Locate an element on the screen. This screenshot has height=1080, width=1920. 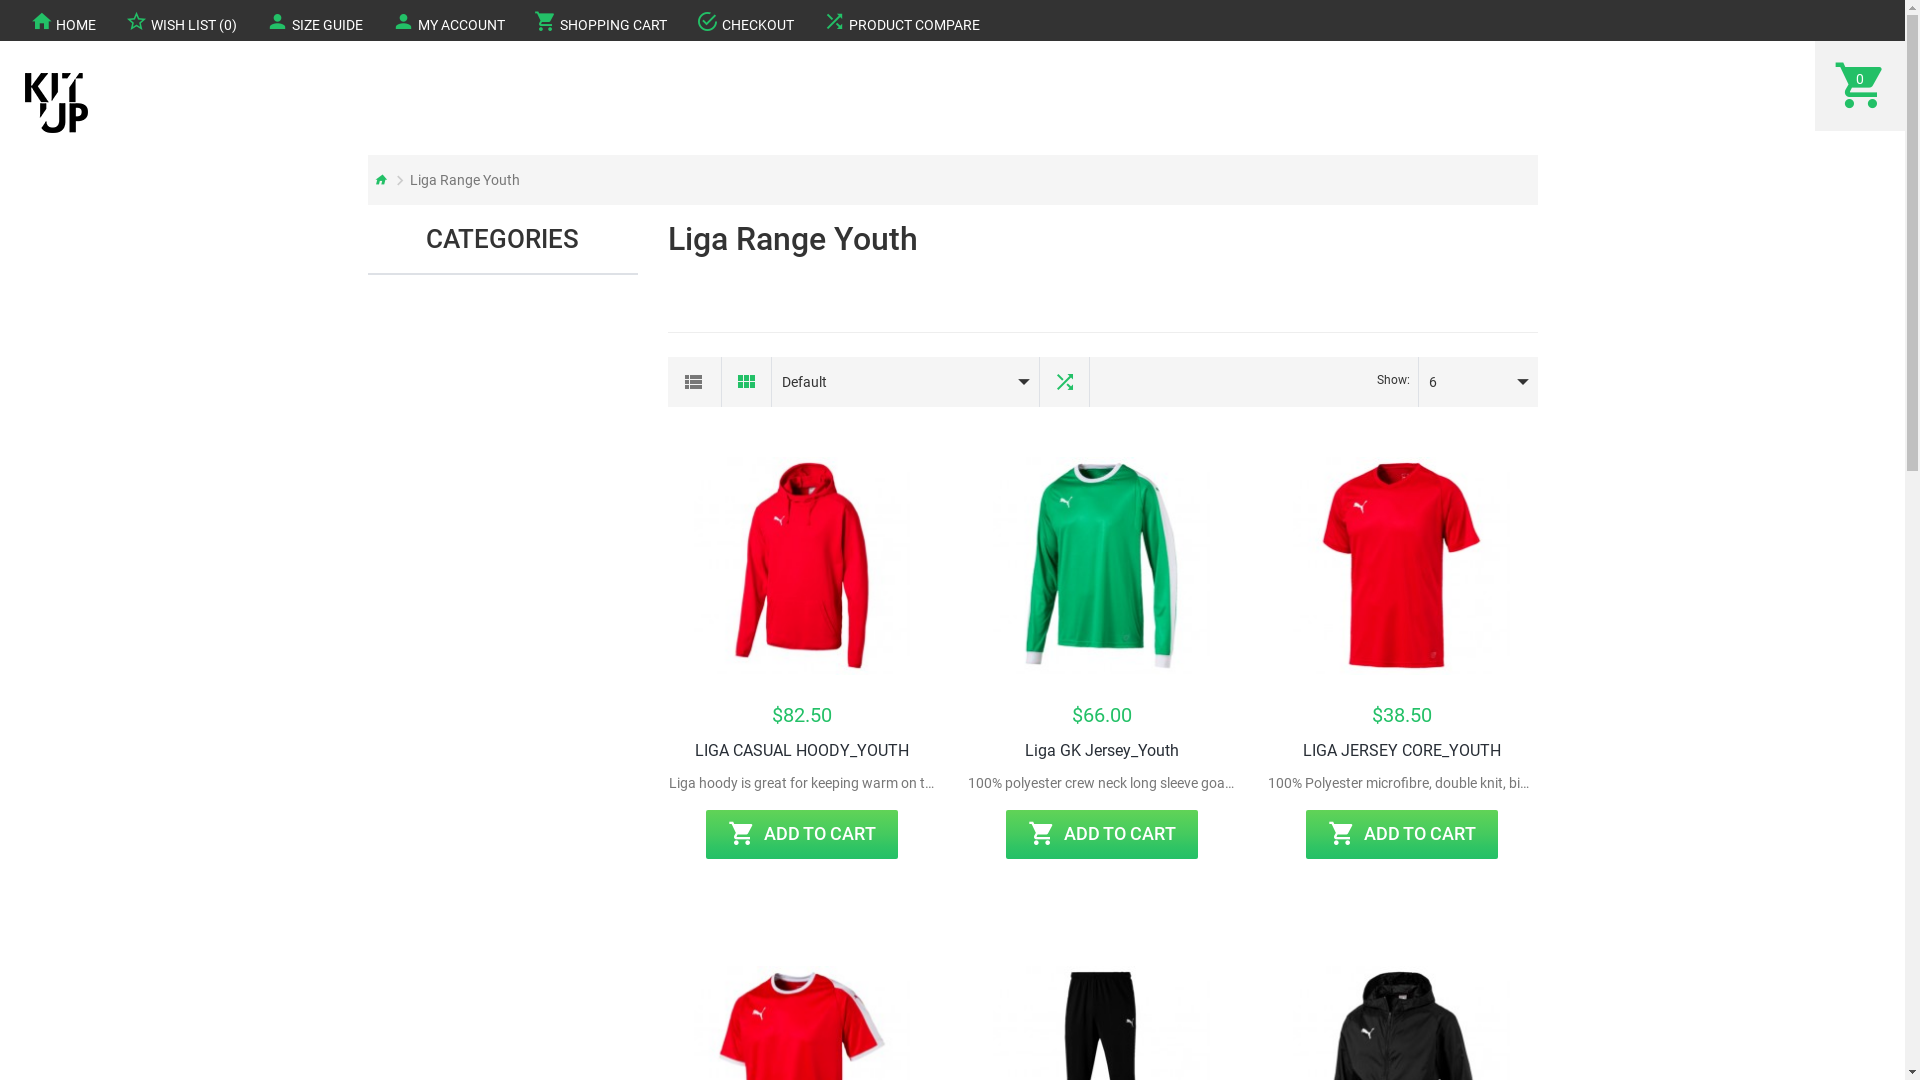
'LIGA JERSEY CORE_YOUTH' is located at coordinates (1302, 751).